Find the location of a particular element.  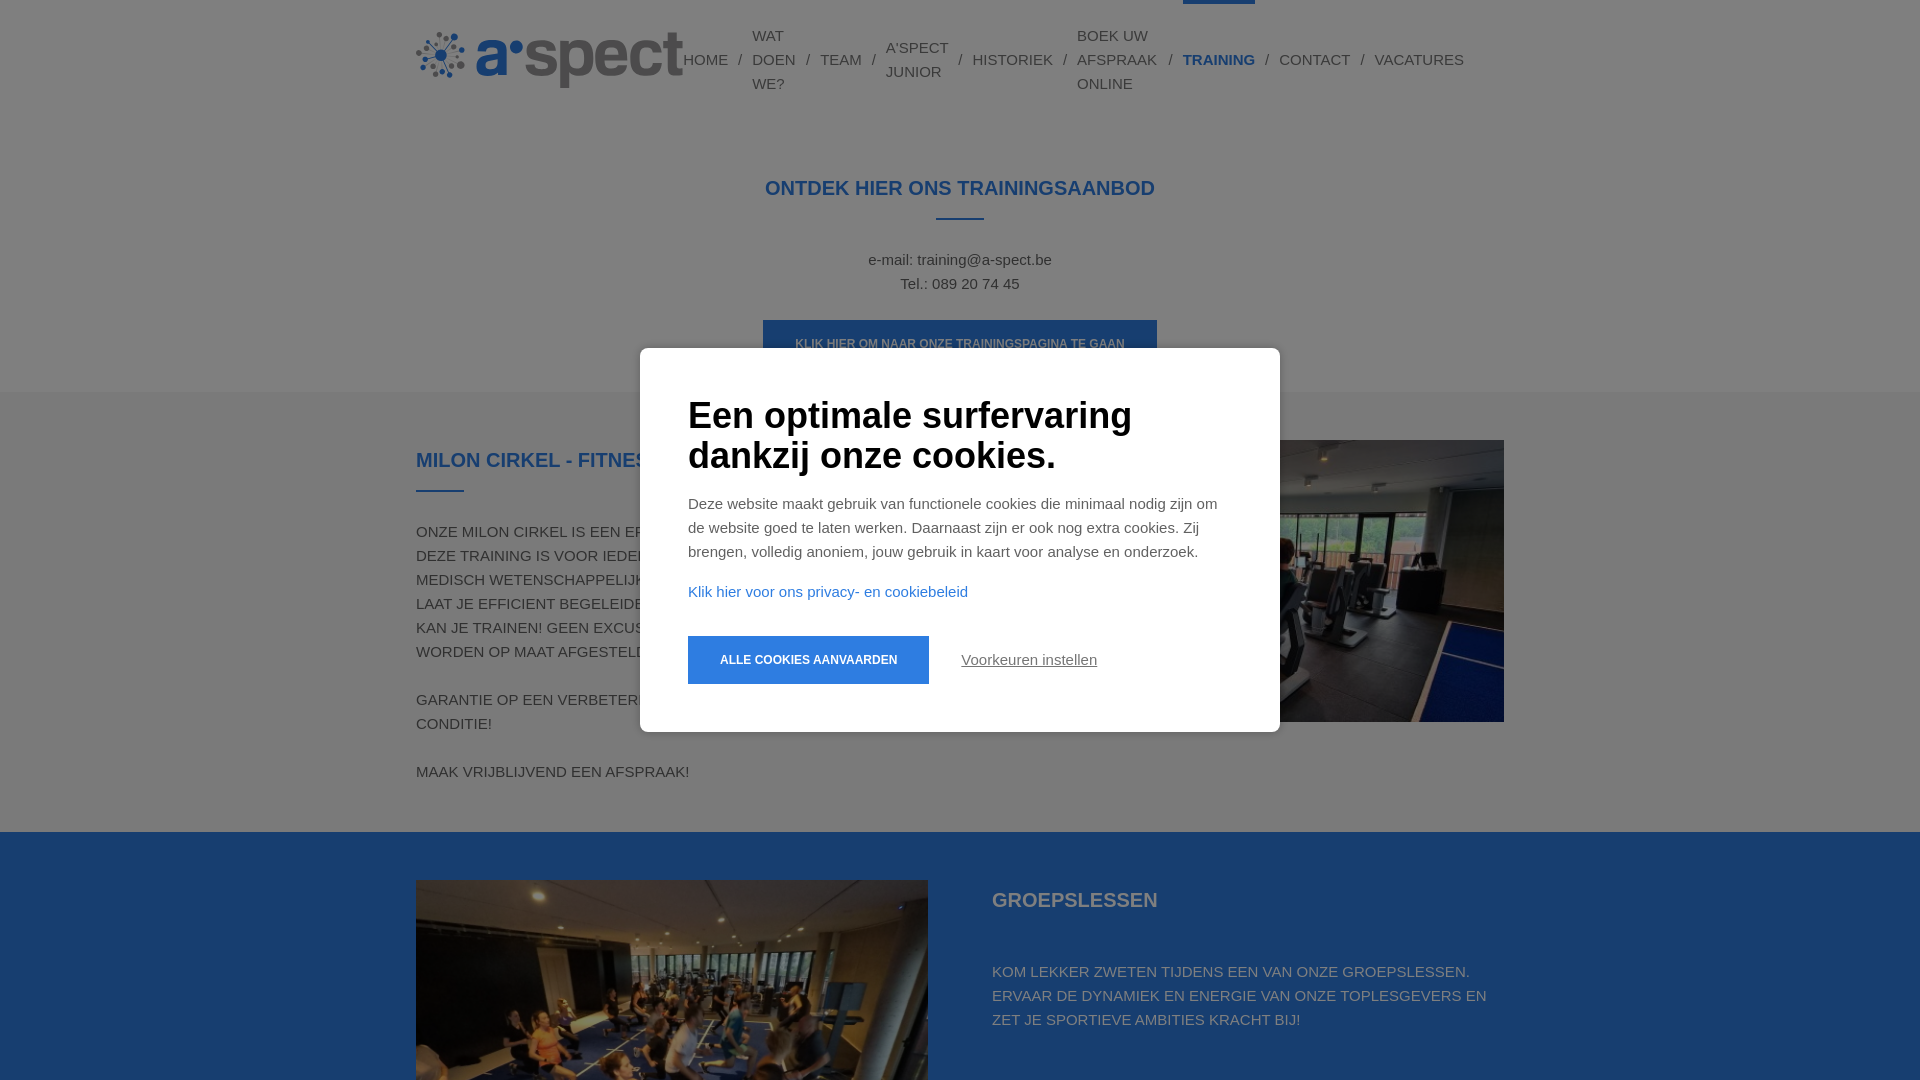

'TEAM' is located at coordinates (840, 59).